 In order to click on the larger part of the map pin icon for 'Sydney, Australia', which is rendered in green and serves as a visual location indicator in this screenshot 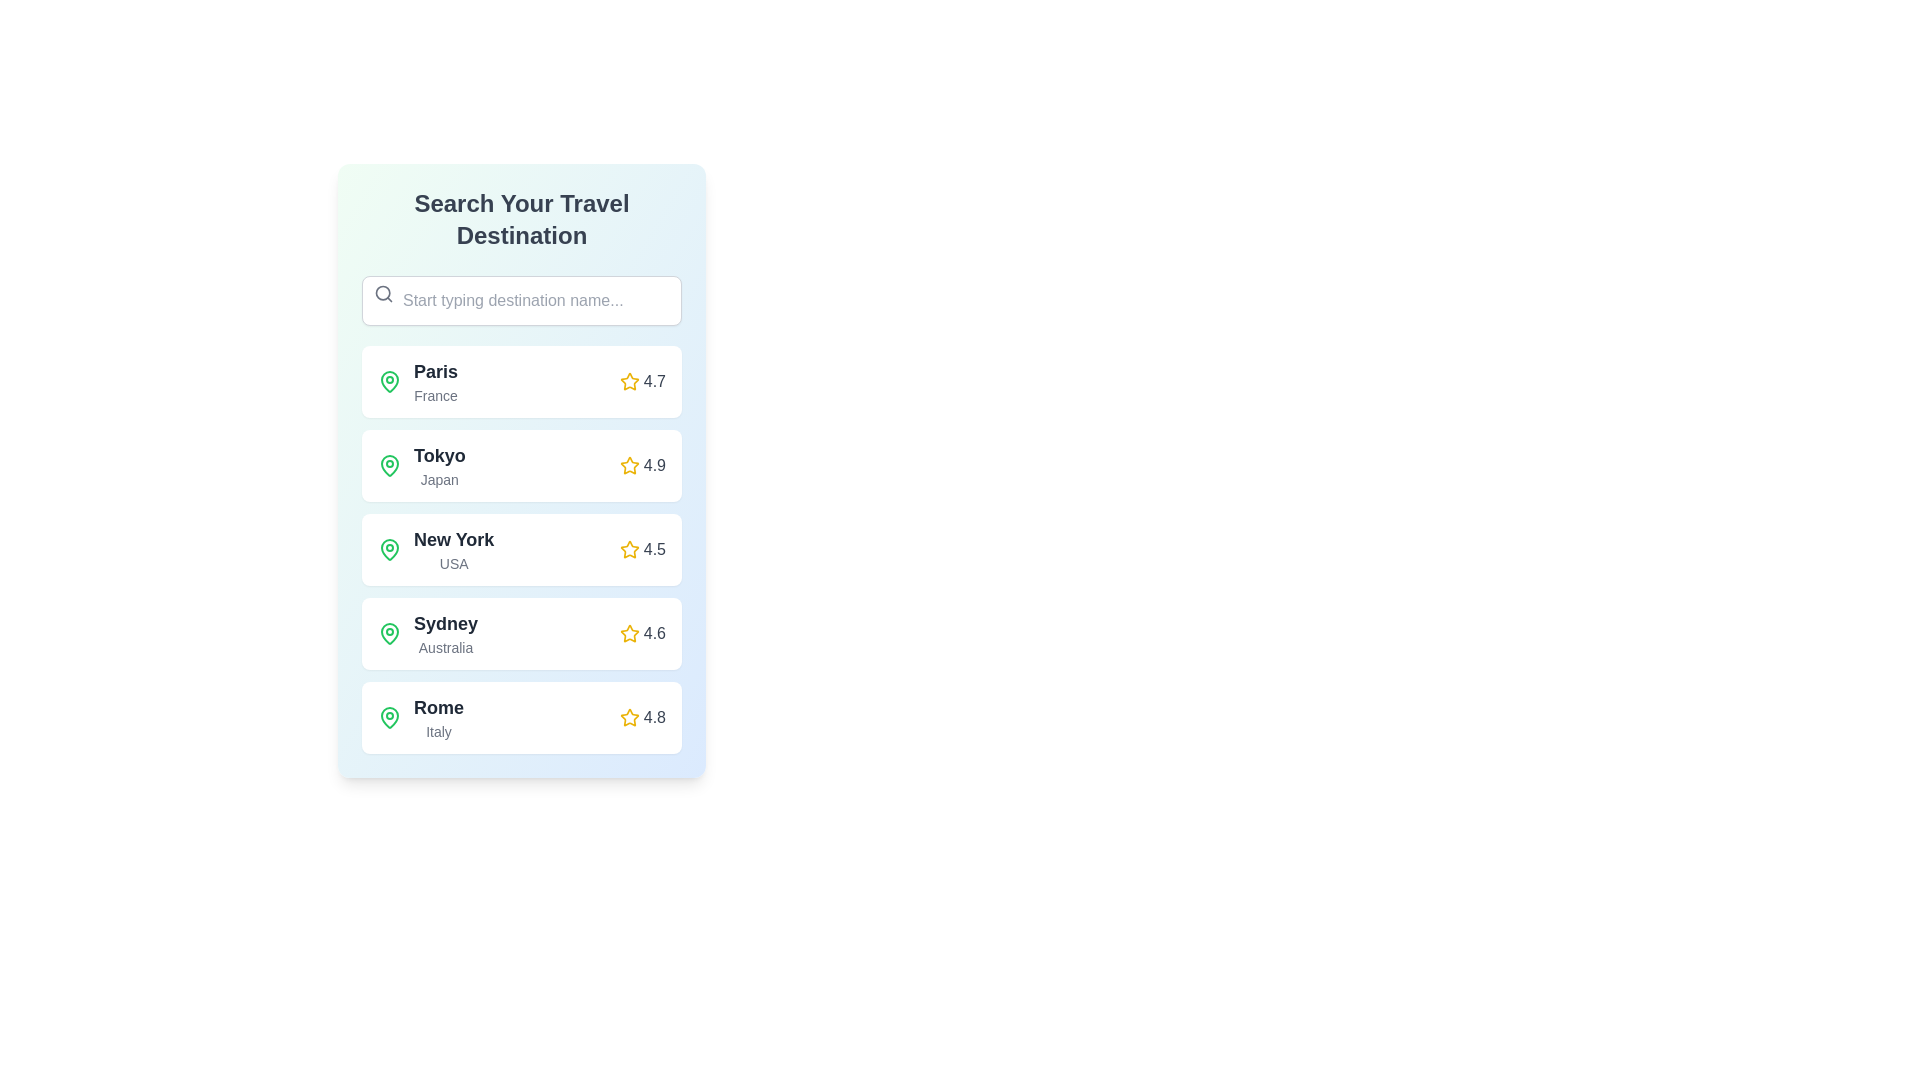, I will do `click(389, 632)`.